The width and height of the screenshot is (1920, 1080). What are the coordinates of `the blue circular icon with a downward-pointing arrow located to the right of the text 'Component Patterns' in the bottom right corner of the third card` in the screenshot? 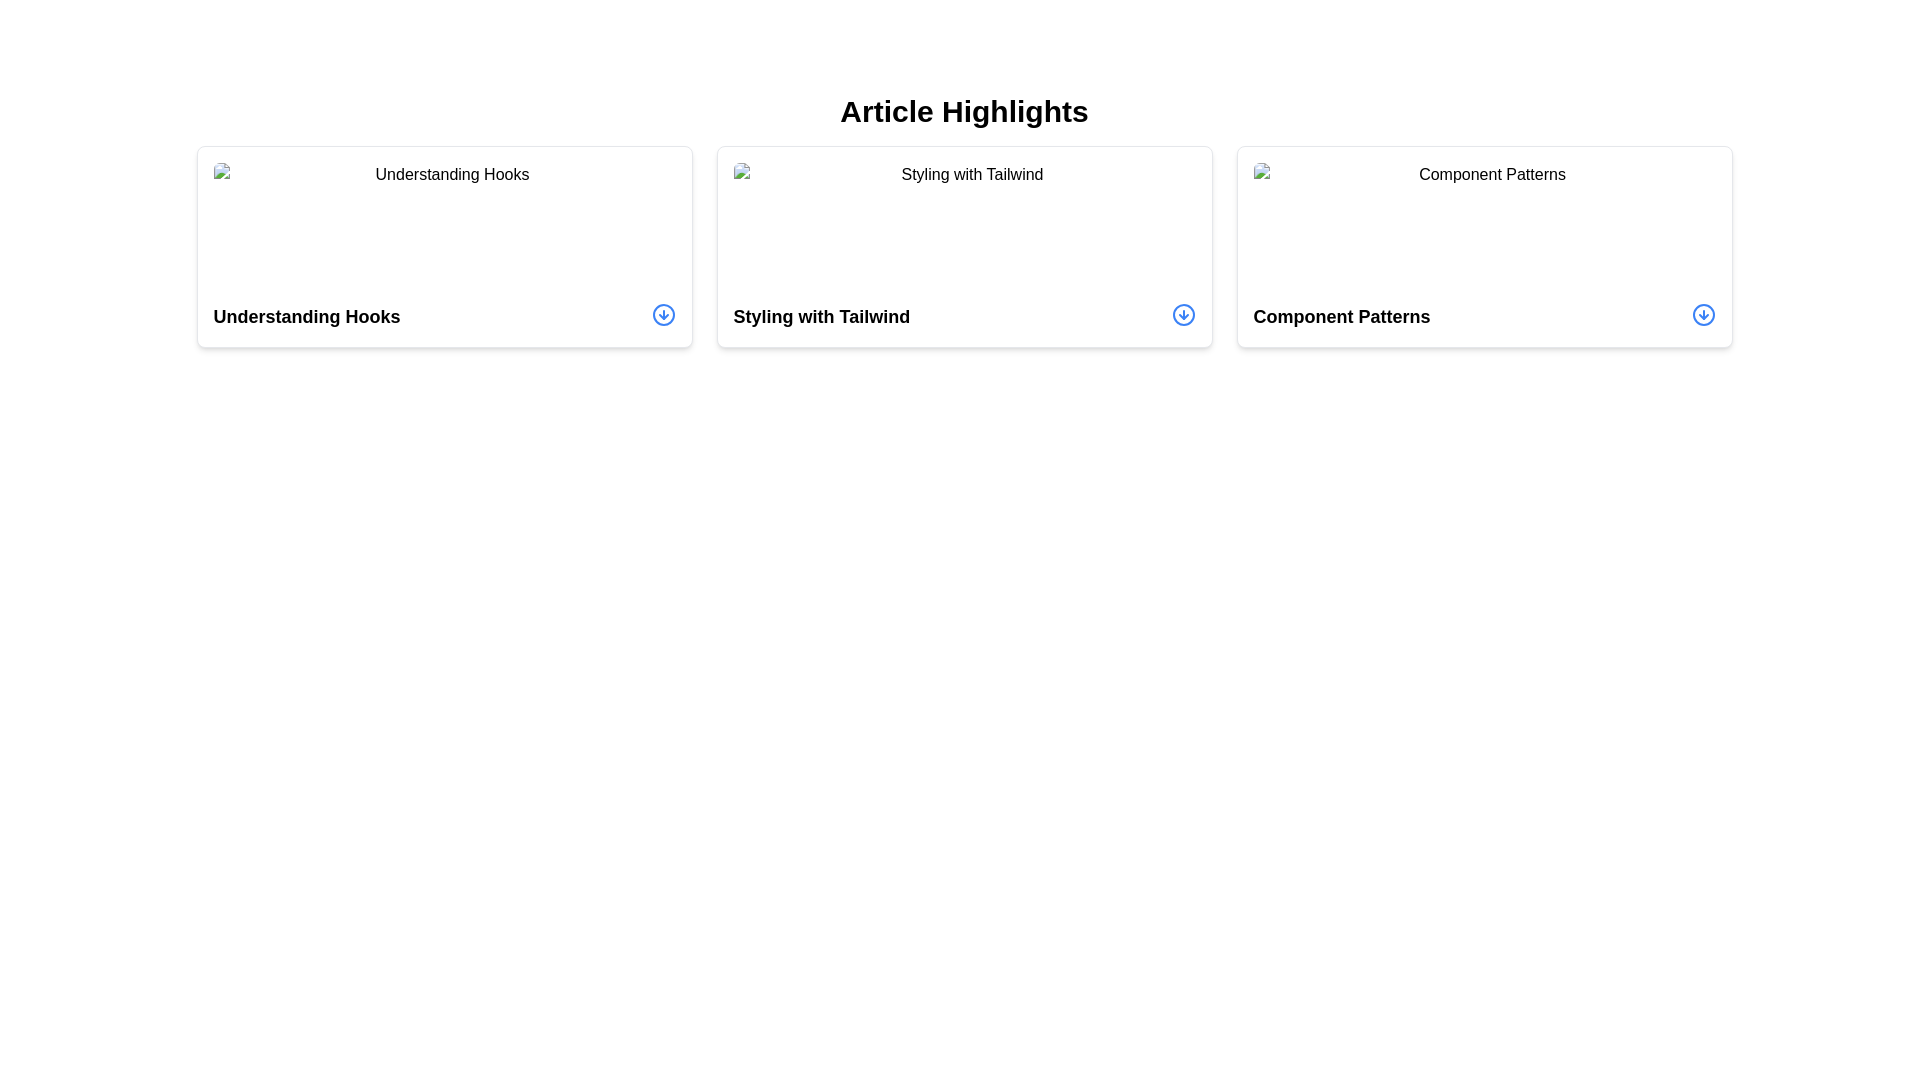 It's located at (1702, 315).